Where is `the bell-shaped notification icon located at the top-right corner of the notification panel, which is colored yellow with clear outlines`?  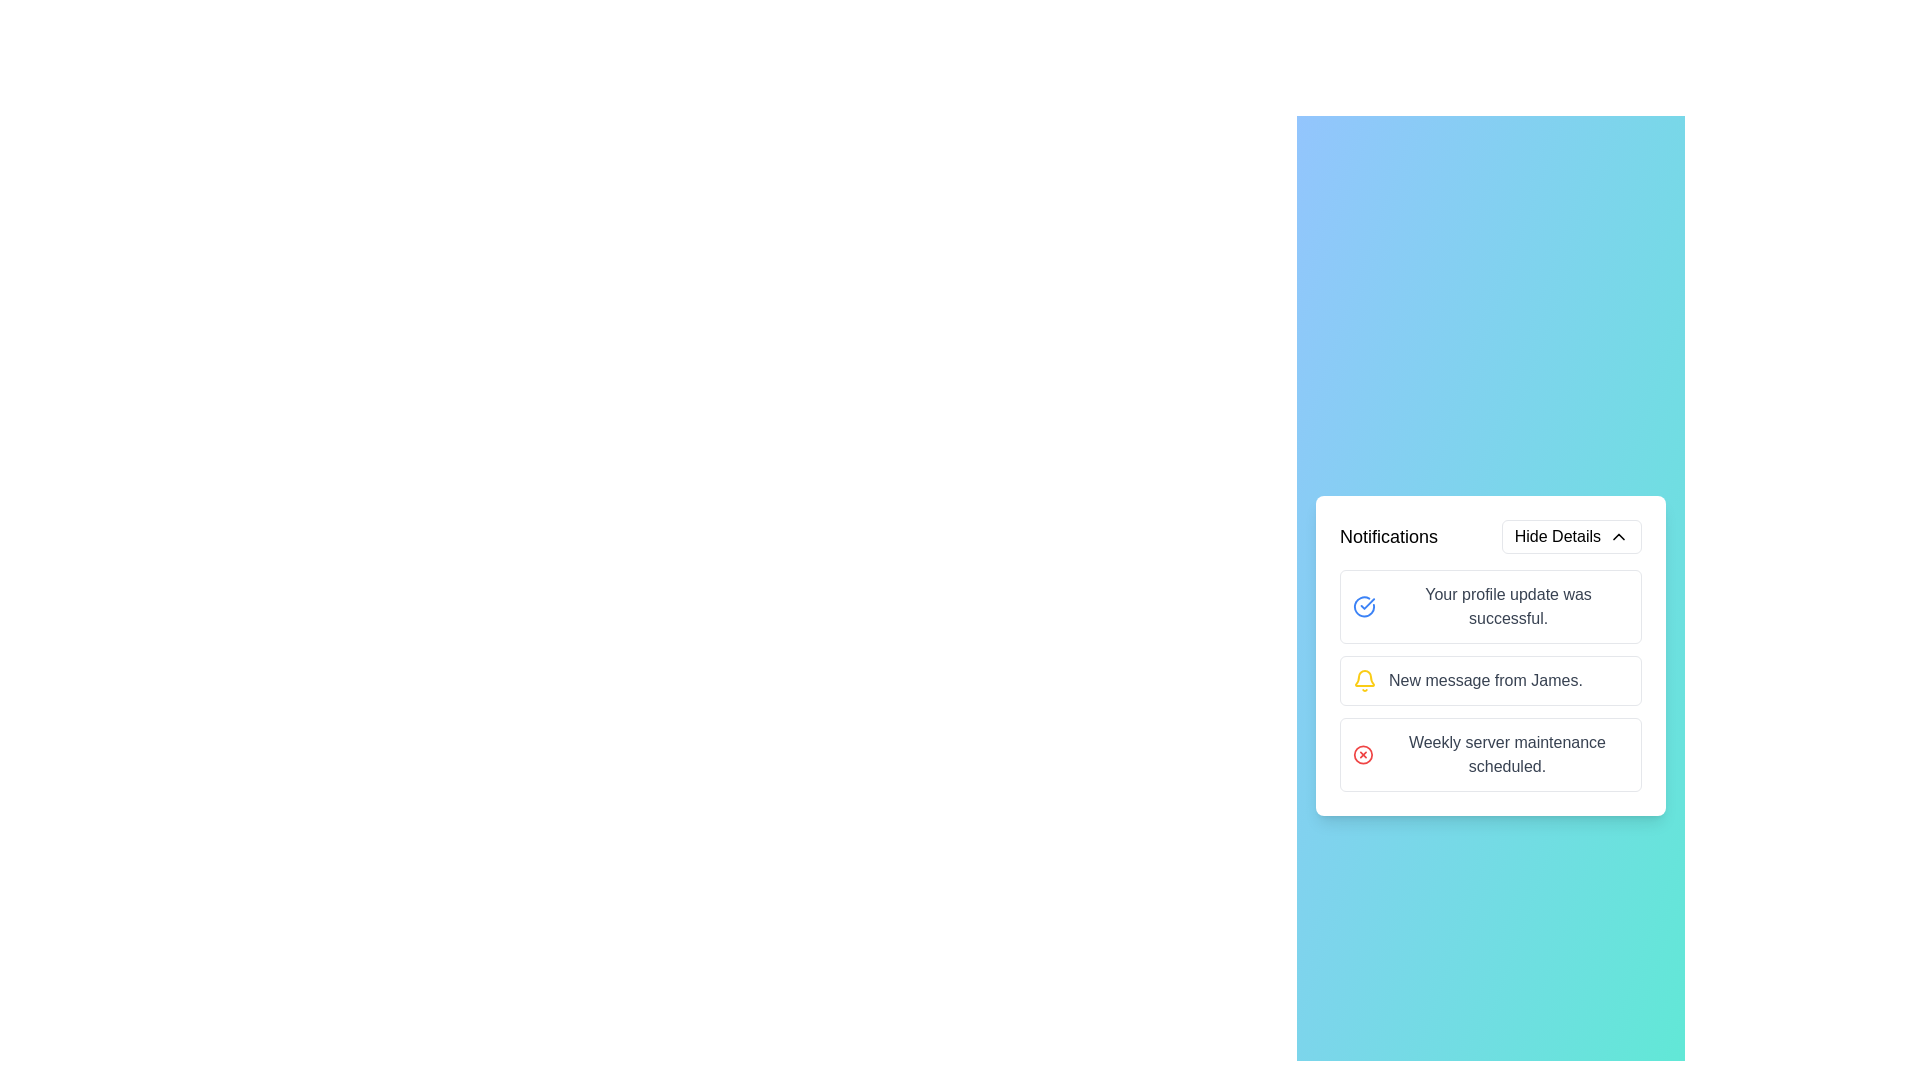
the bell-shaped notification icon located at the top-right corner of the notification panel, which is colored yellow with clear outlines is located at coordinates (1363, 677).